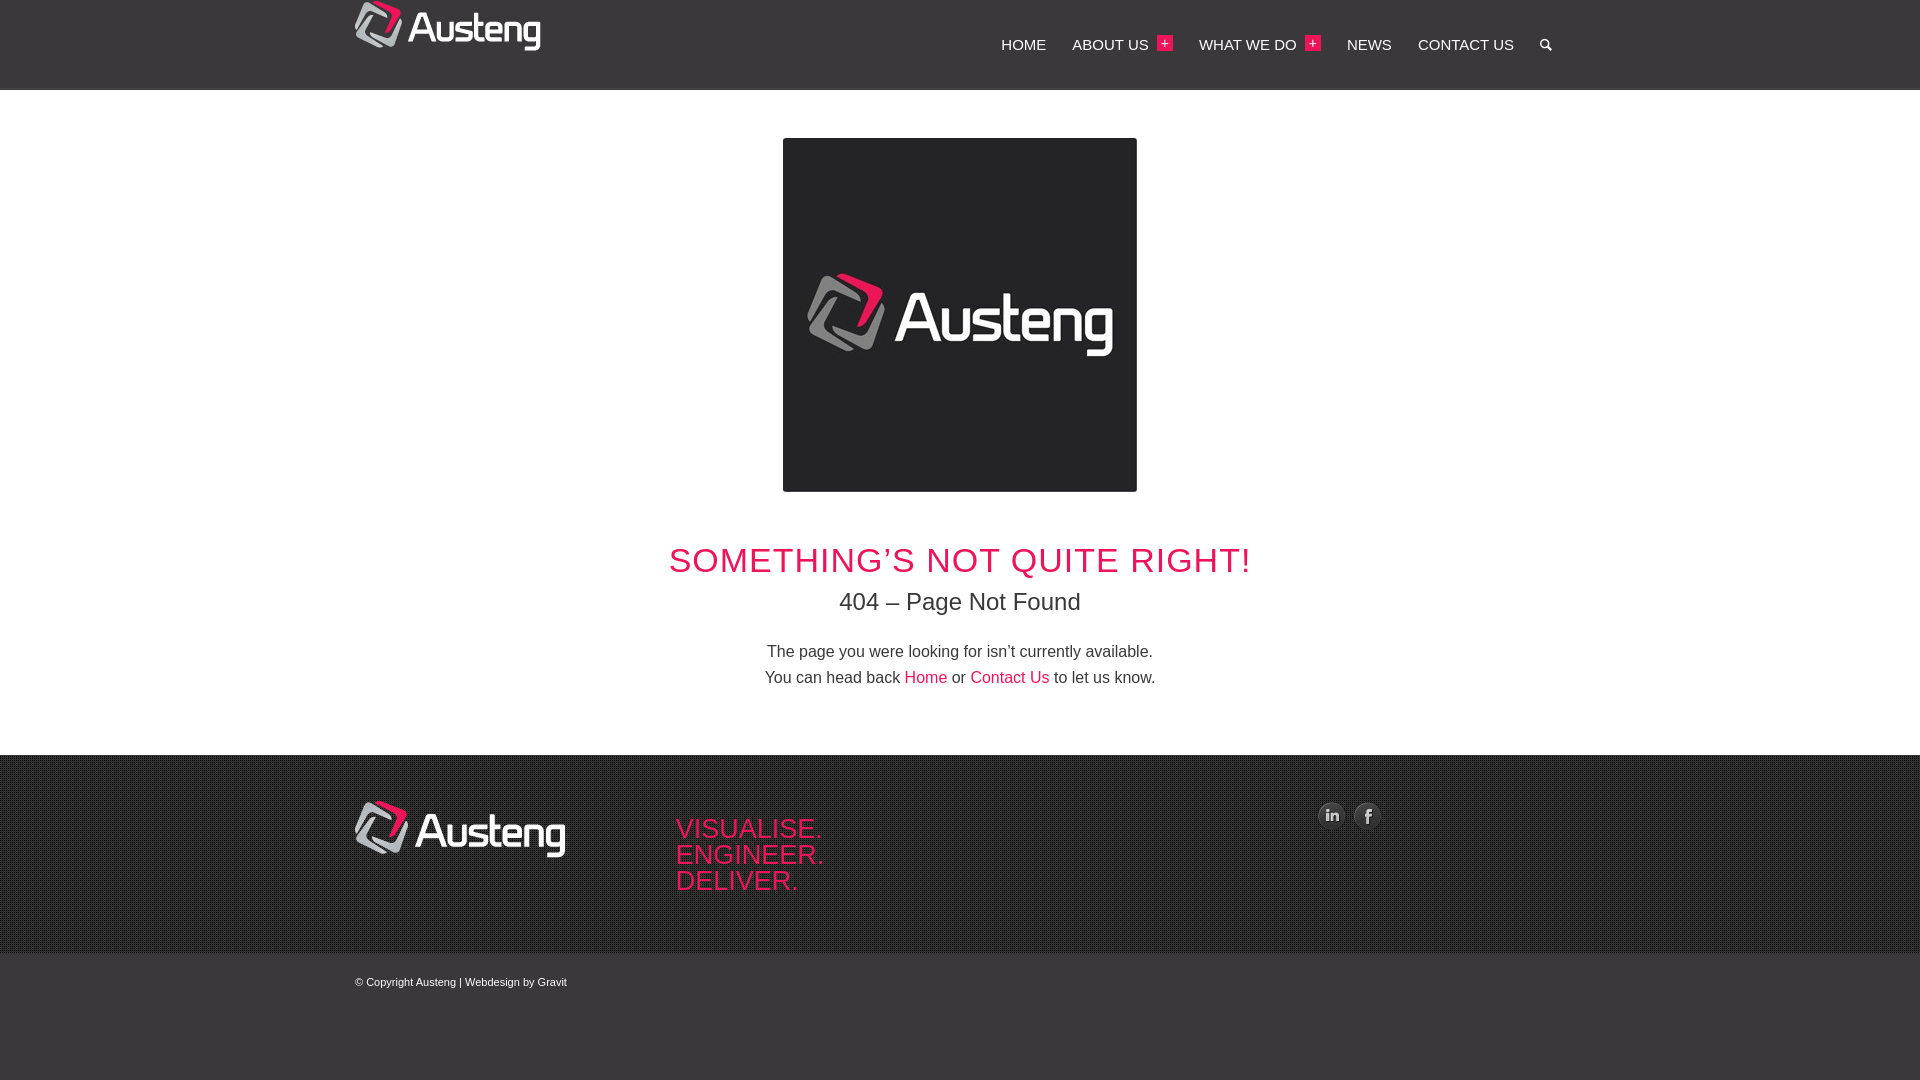 This screenshot has width=1920, height=1080. Describe the element at coordinates (1368, 45) in the screenshot. I see `'NEWS'` at that location.